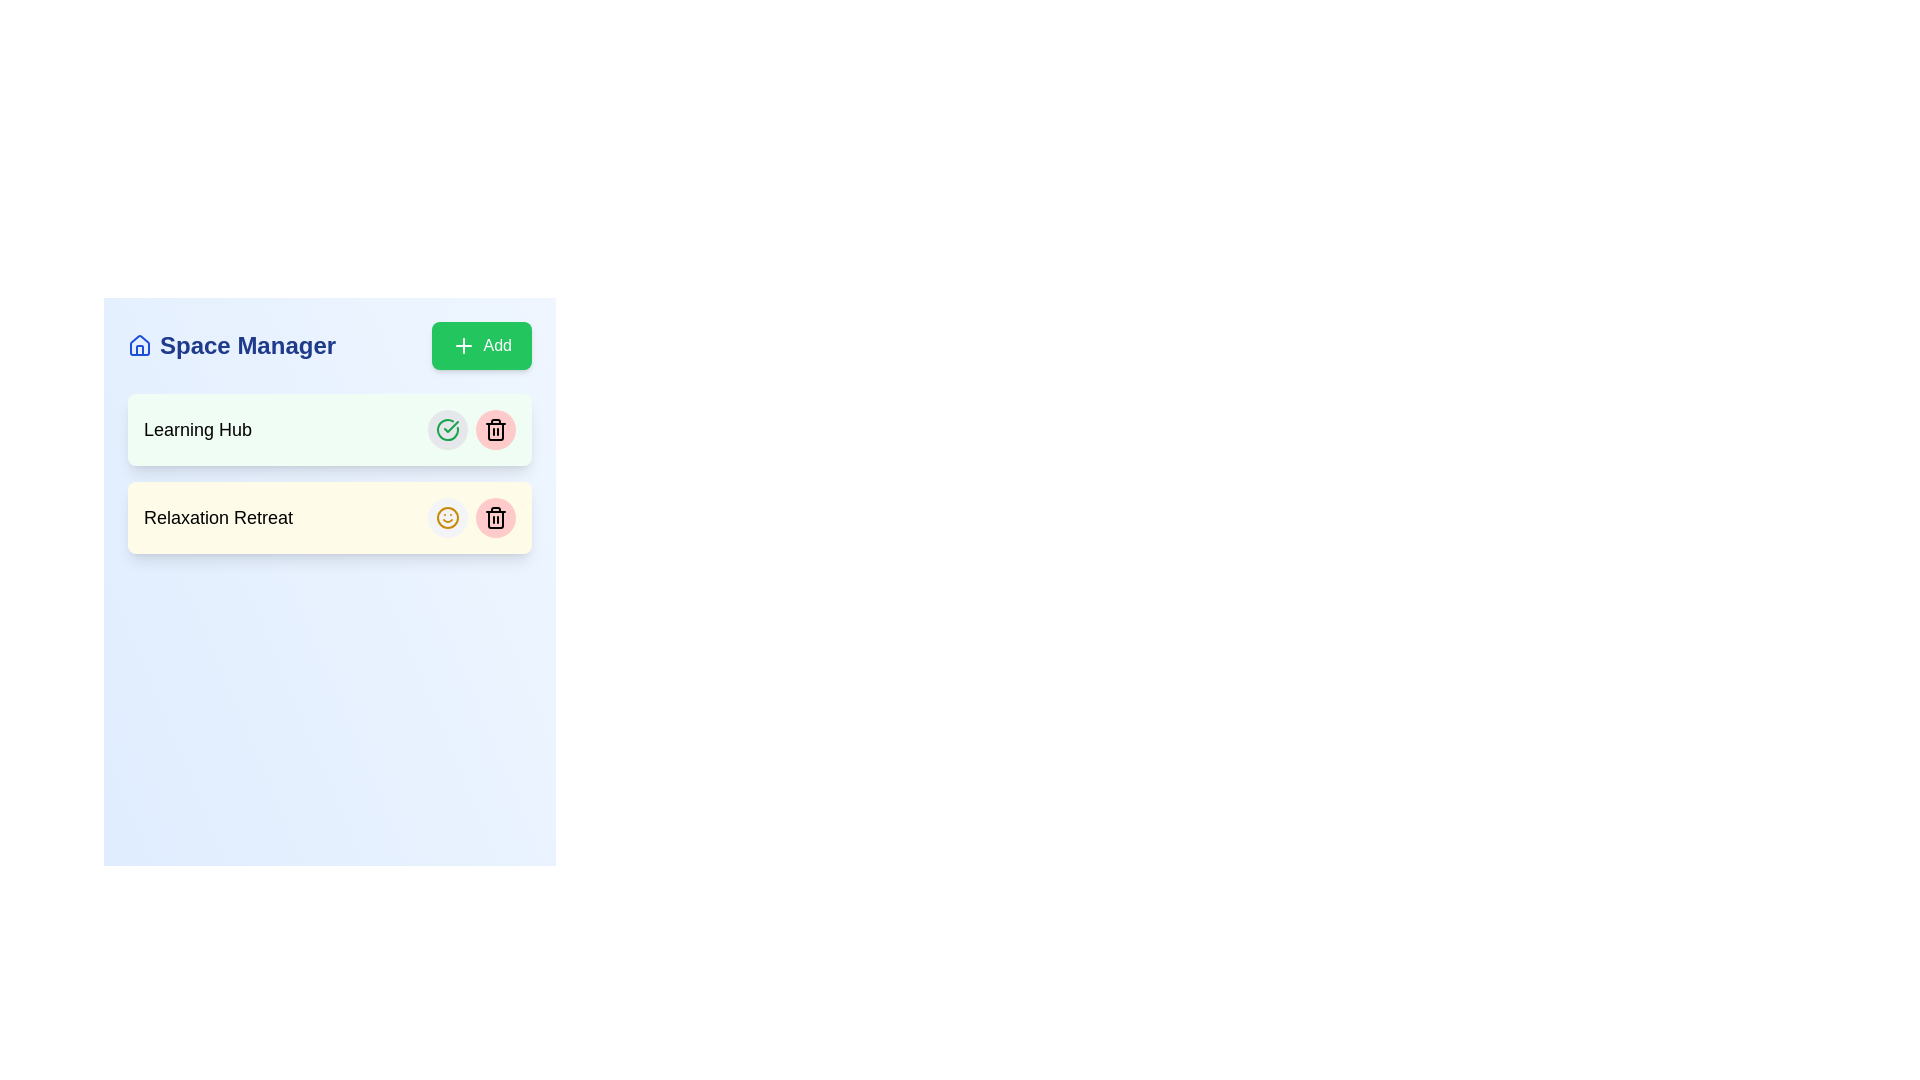 This screenshot has height=1080, width=1920. I want to click on the 'Space Manager' header with the house icon, so click(232, 345).